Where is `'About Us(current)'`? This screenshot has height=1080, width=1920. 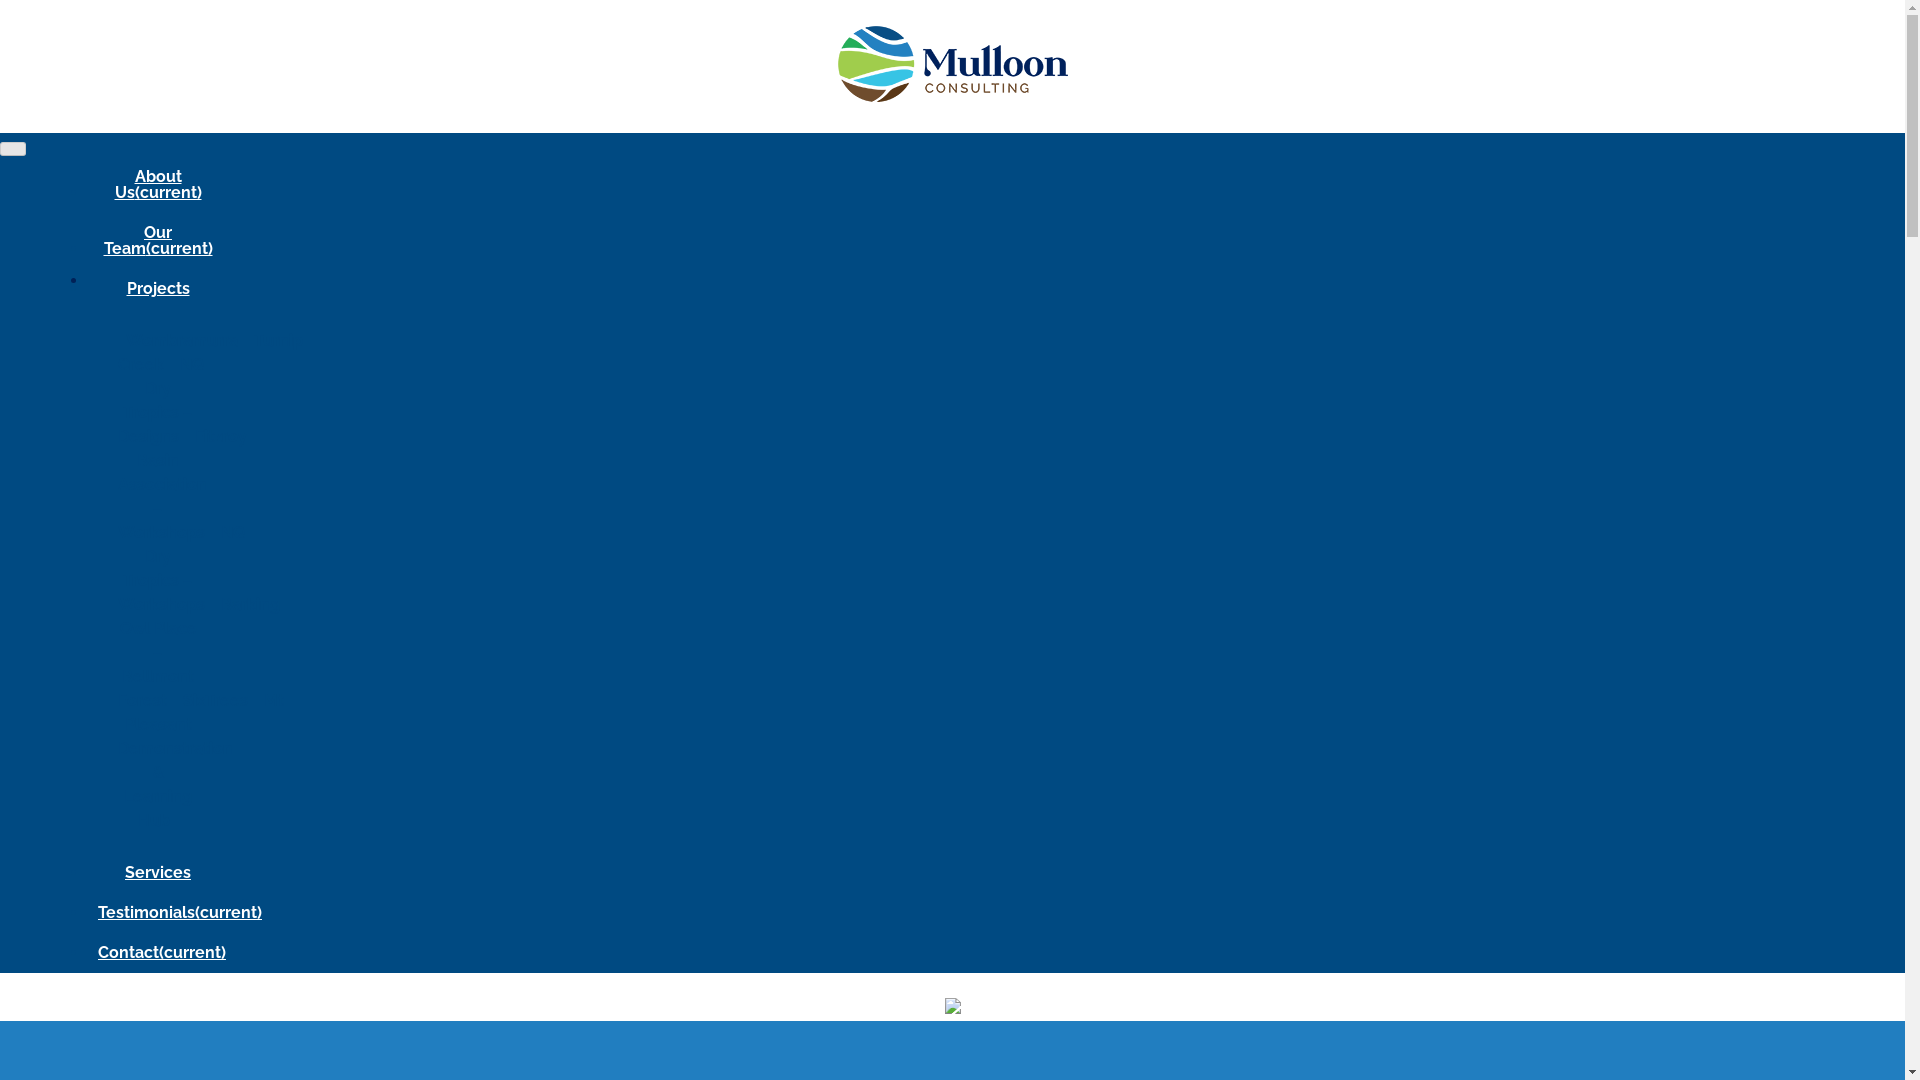
'About Us(current)' is located at coordinates (157, 185).